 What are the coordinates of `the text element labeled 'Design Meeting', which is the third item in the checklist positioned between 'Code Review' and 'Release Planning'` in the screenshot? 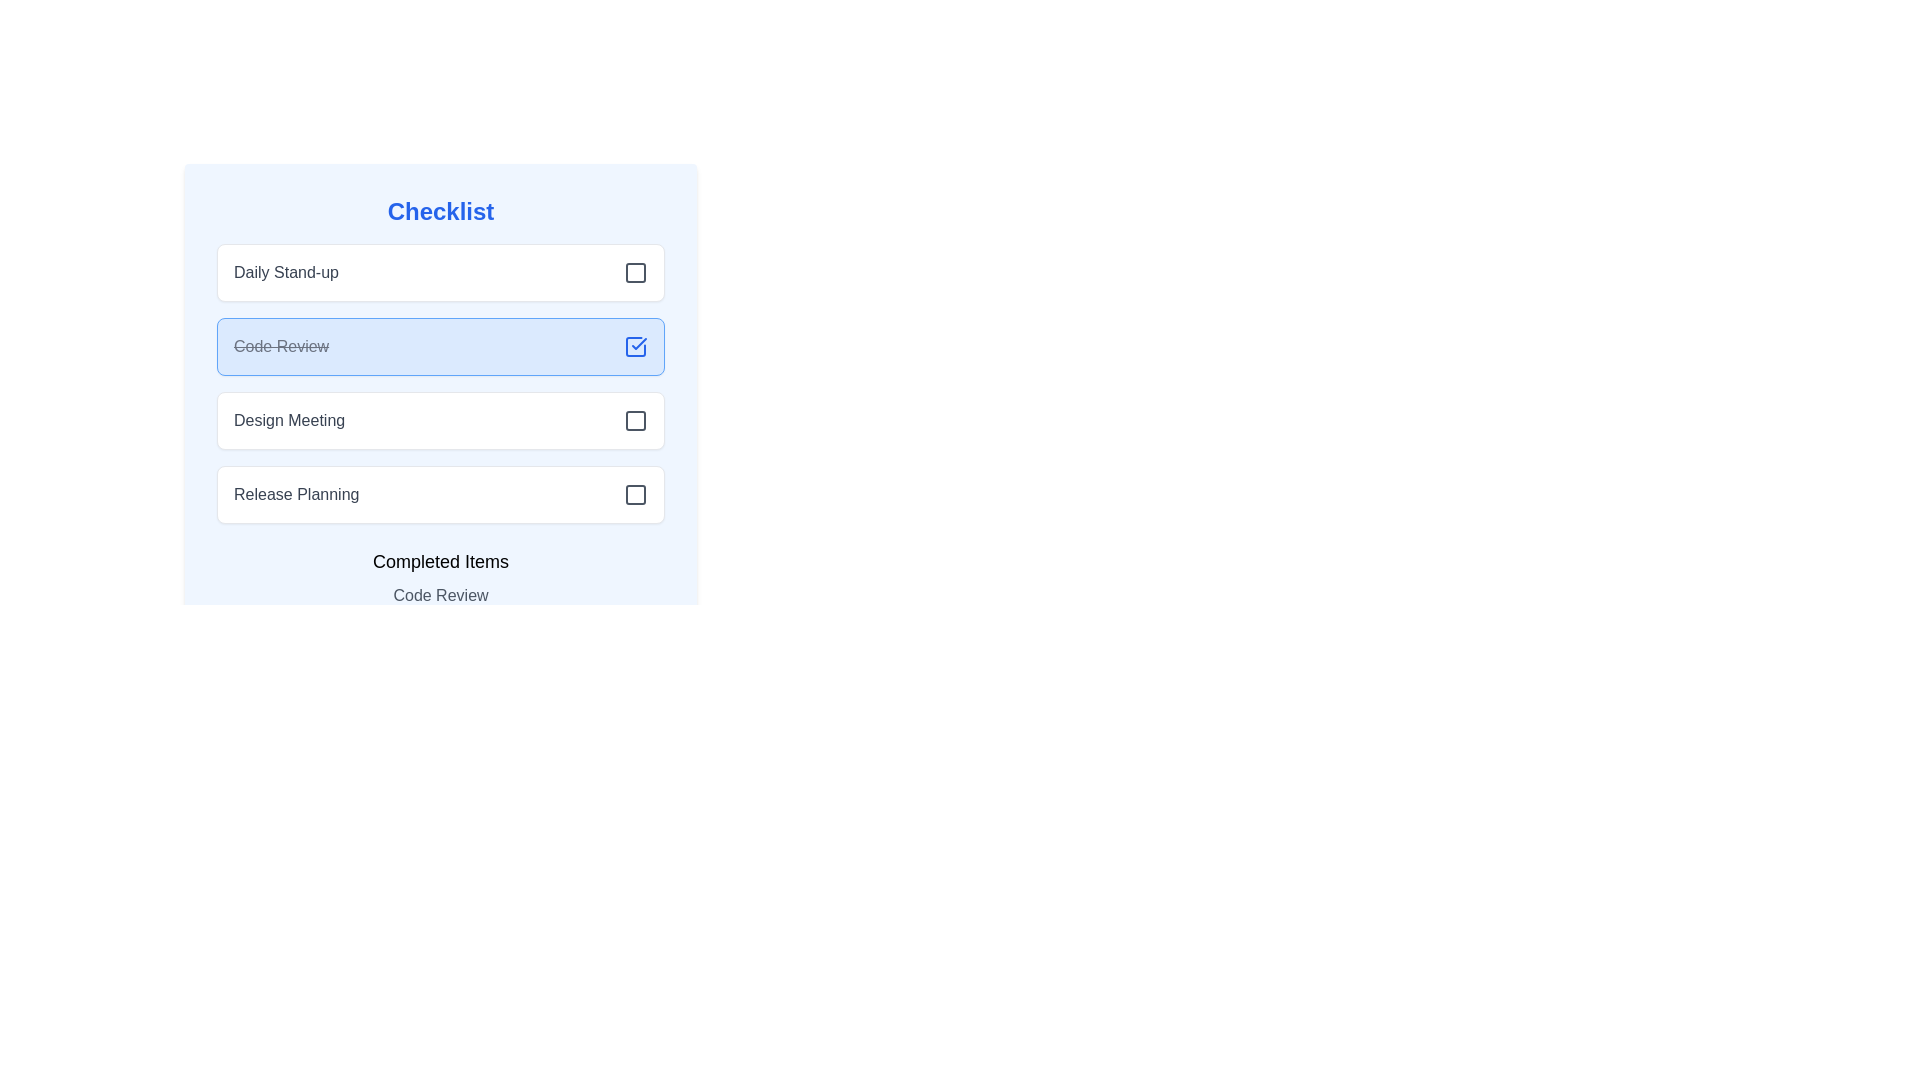 It's located at (288, 419).